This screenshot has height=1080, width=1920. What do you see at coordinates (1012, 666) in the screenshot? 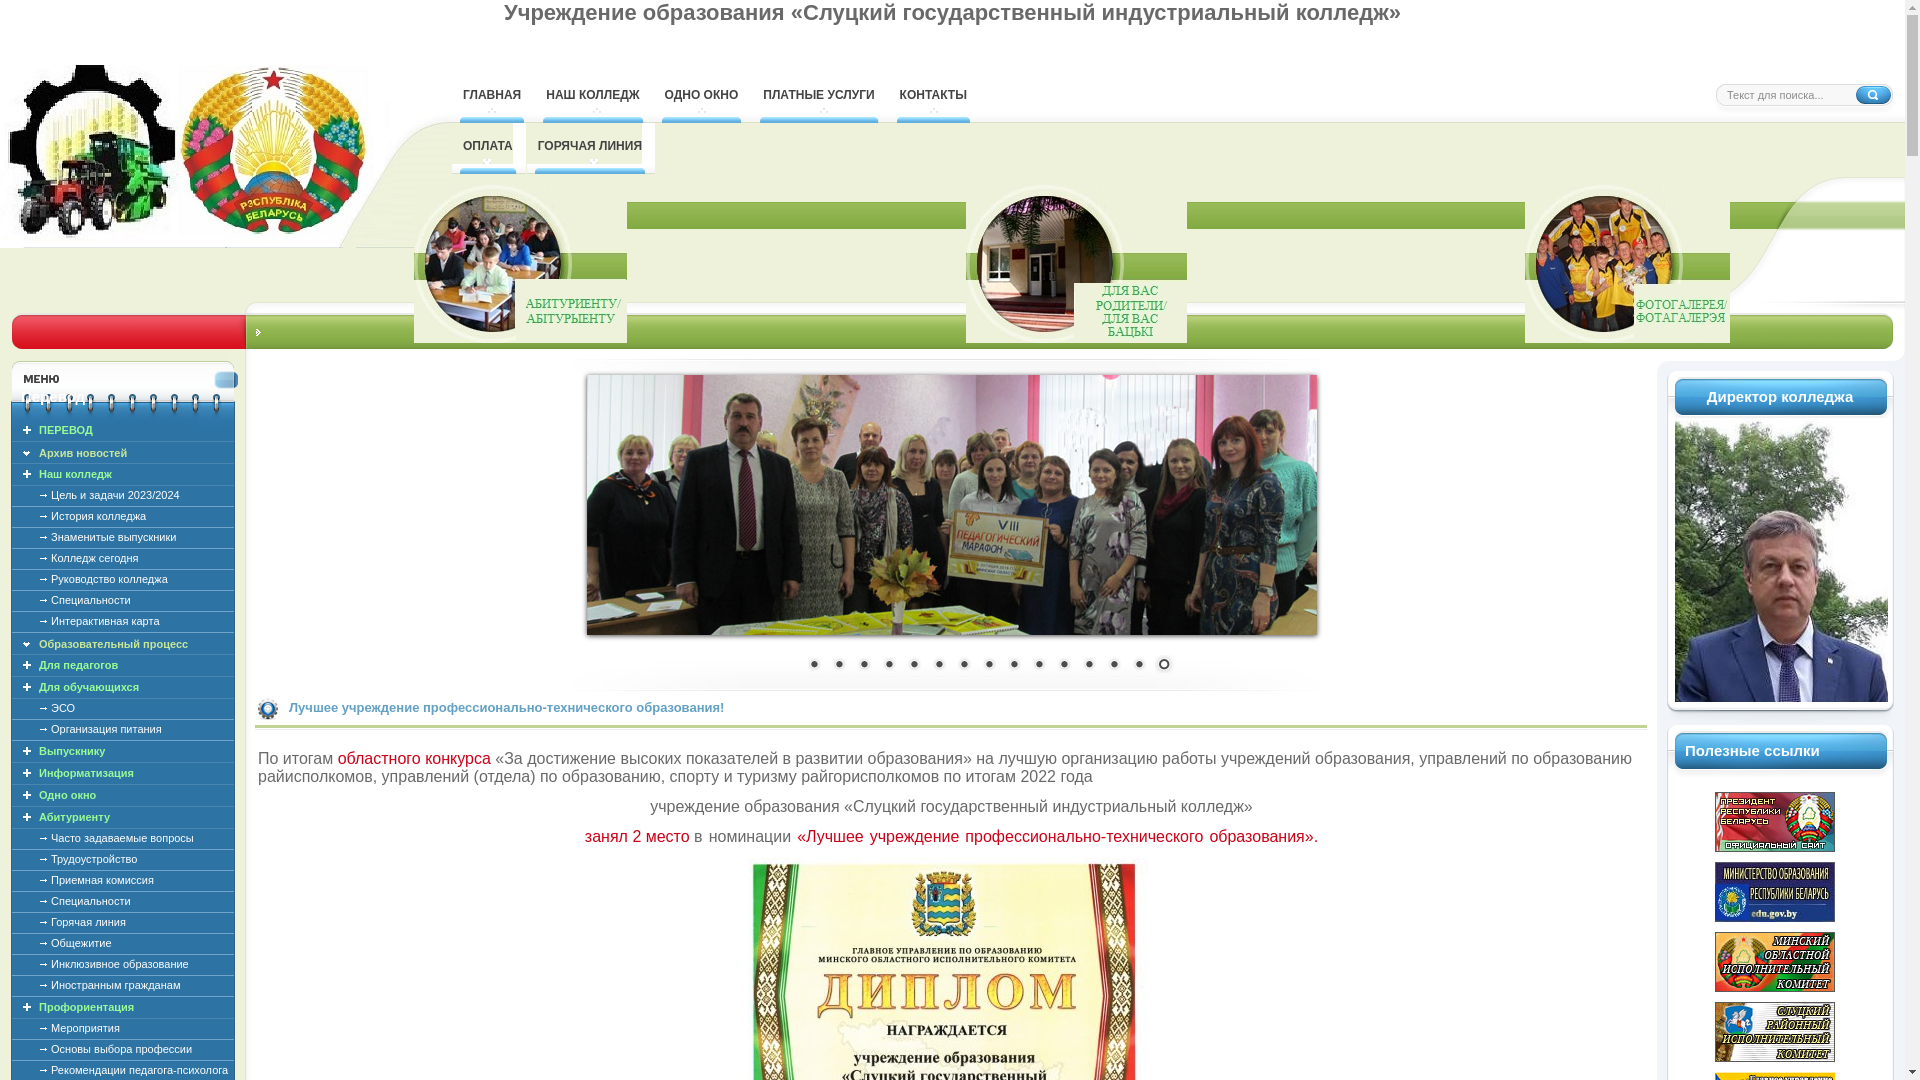
I see `'9'` at bounding box center [1012, 666].